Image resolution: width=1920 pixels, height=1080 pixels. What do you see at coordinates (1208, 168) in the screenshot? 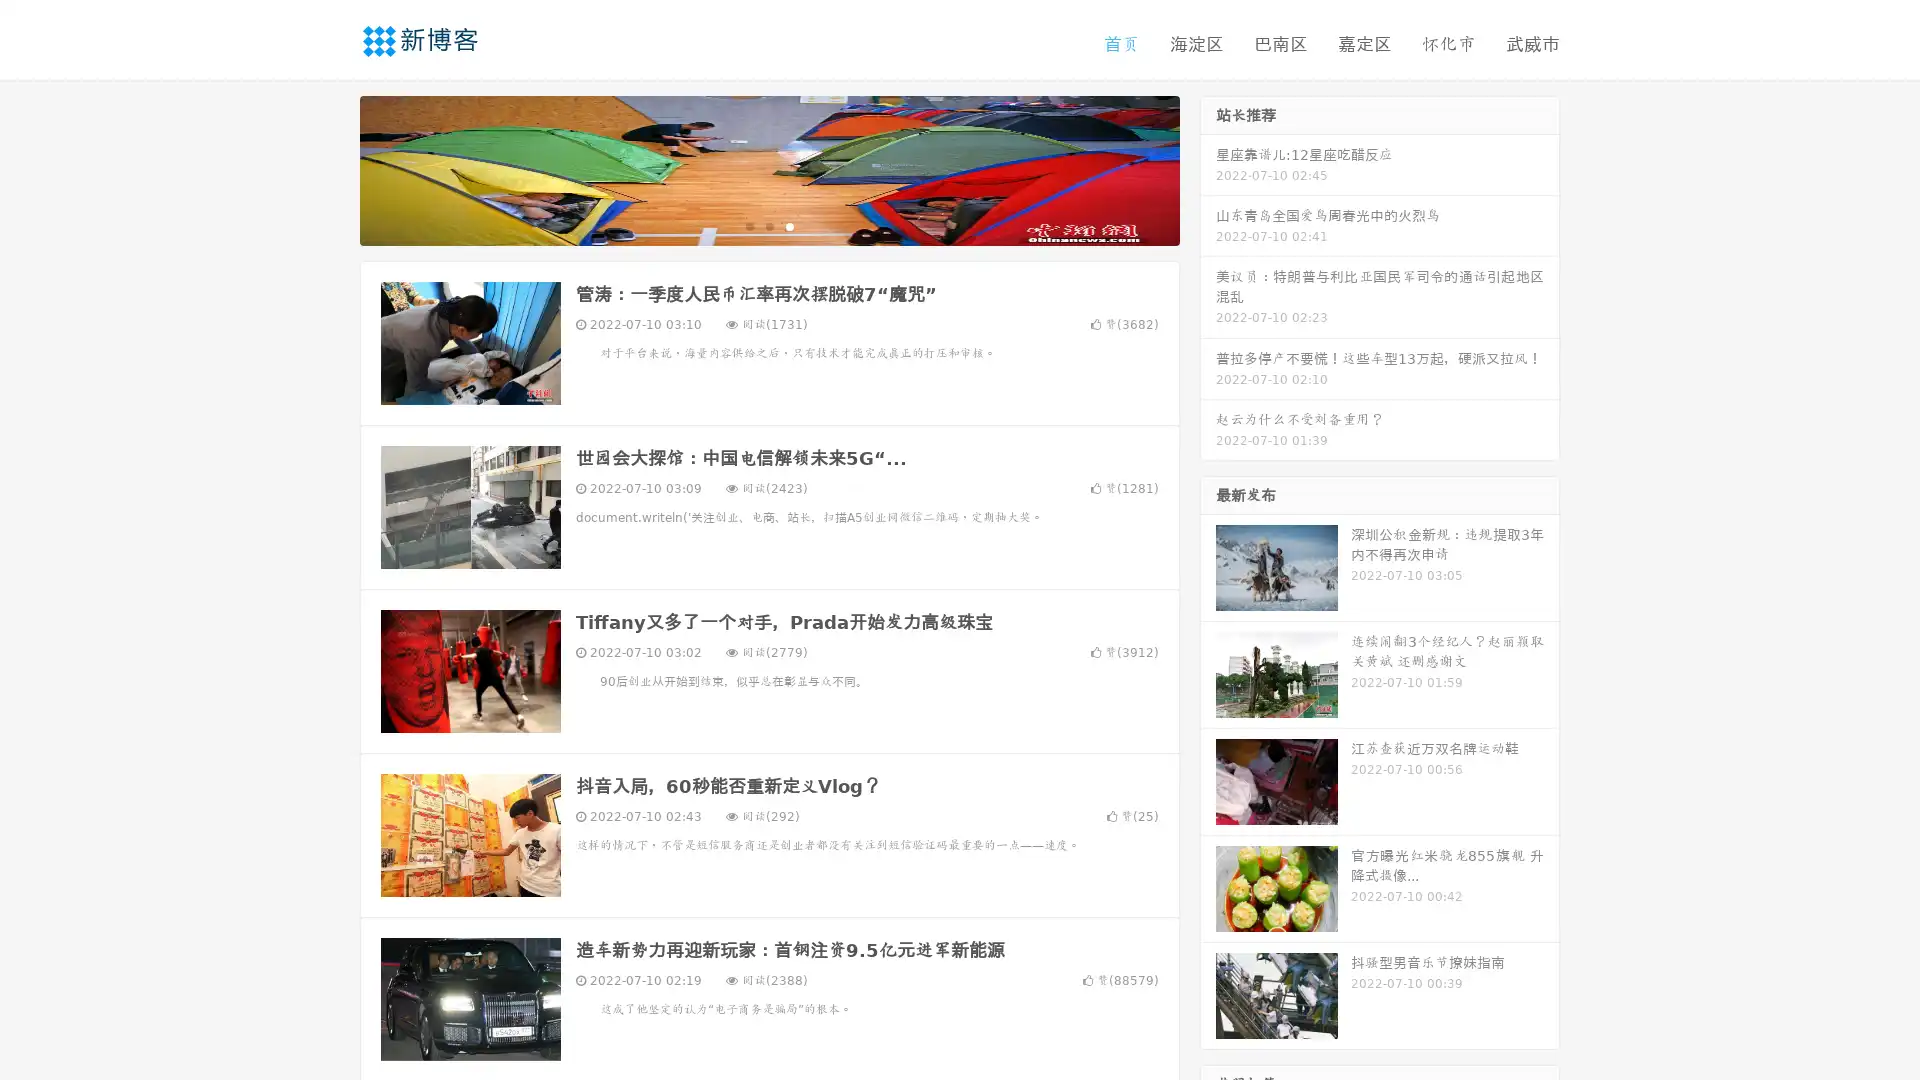
I see `Next slide` at bounding box center [1208, 168].